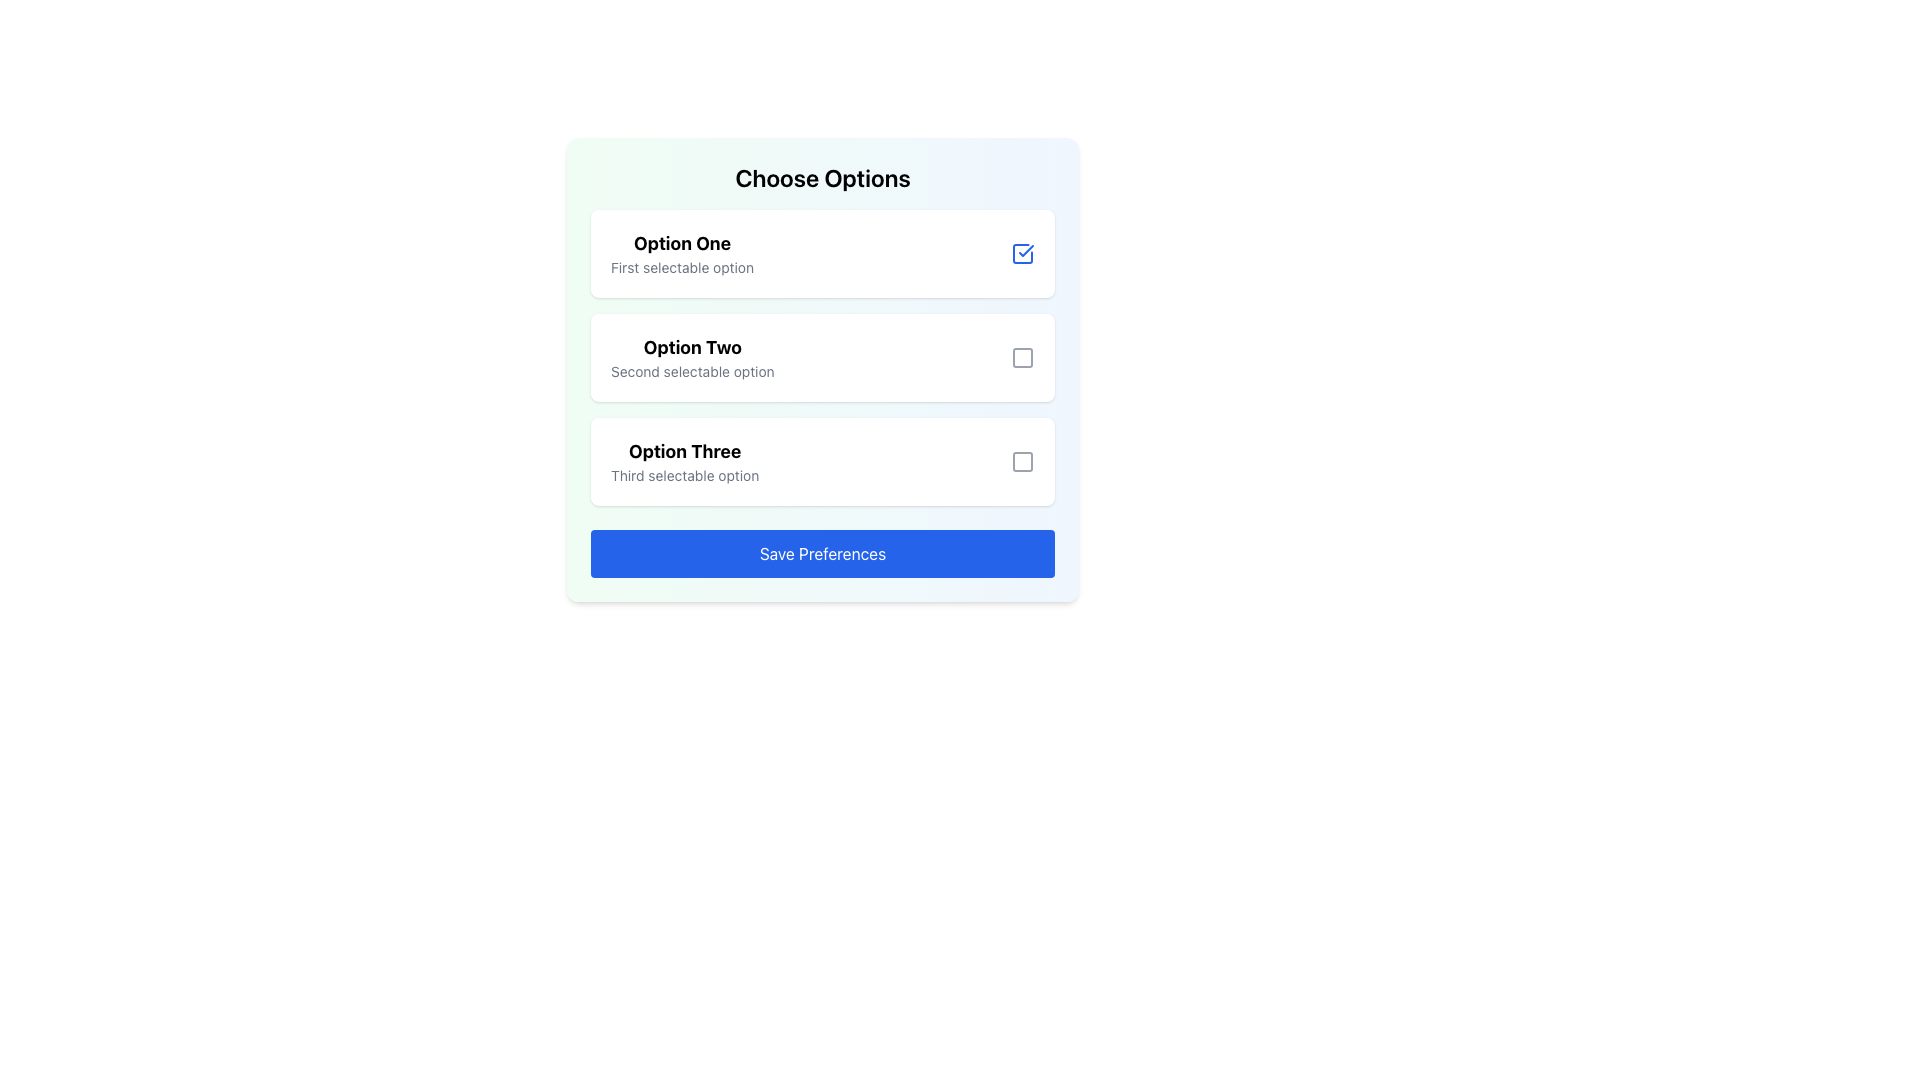 This screenshot has width=1920, height=1080. What do you see at coordinates (1022, 357) in the screenshot?
I see `the decorative icon or indicator located within the 'Option Two' row, positioned to the right of the text and inside a square outline` at bounding box center [1022, 357].